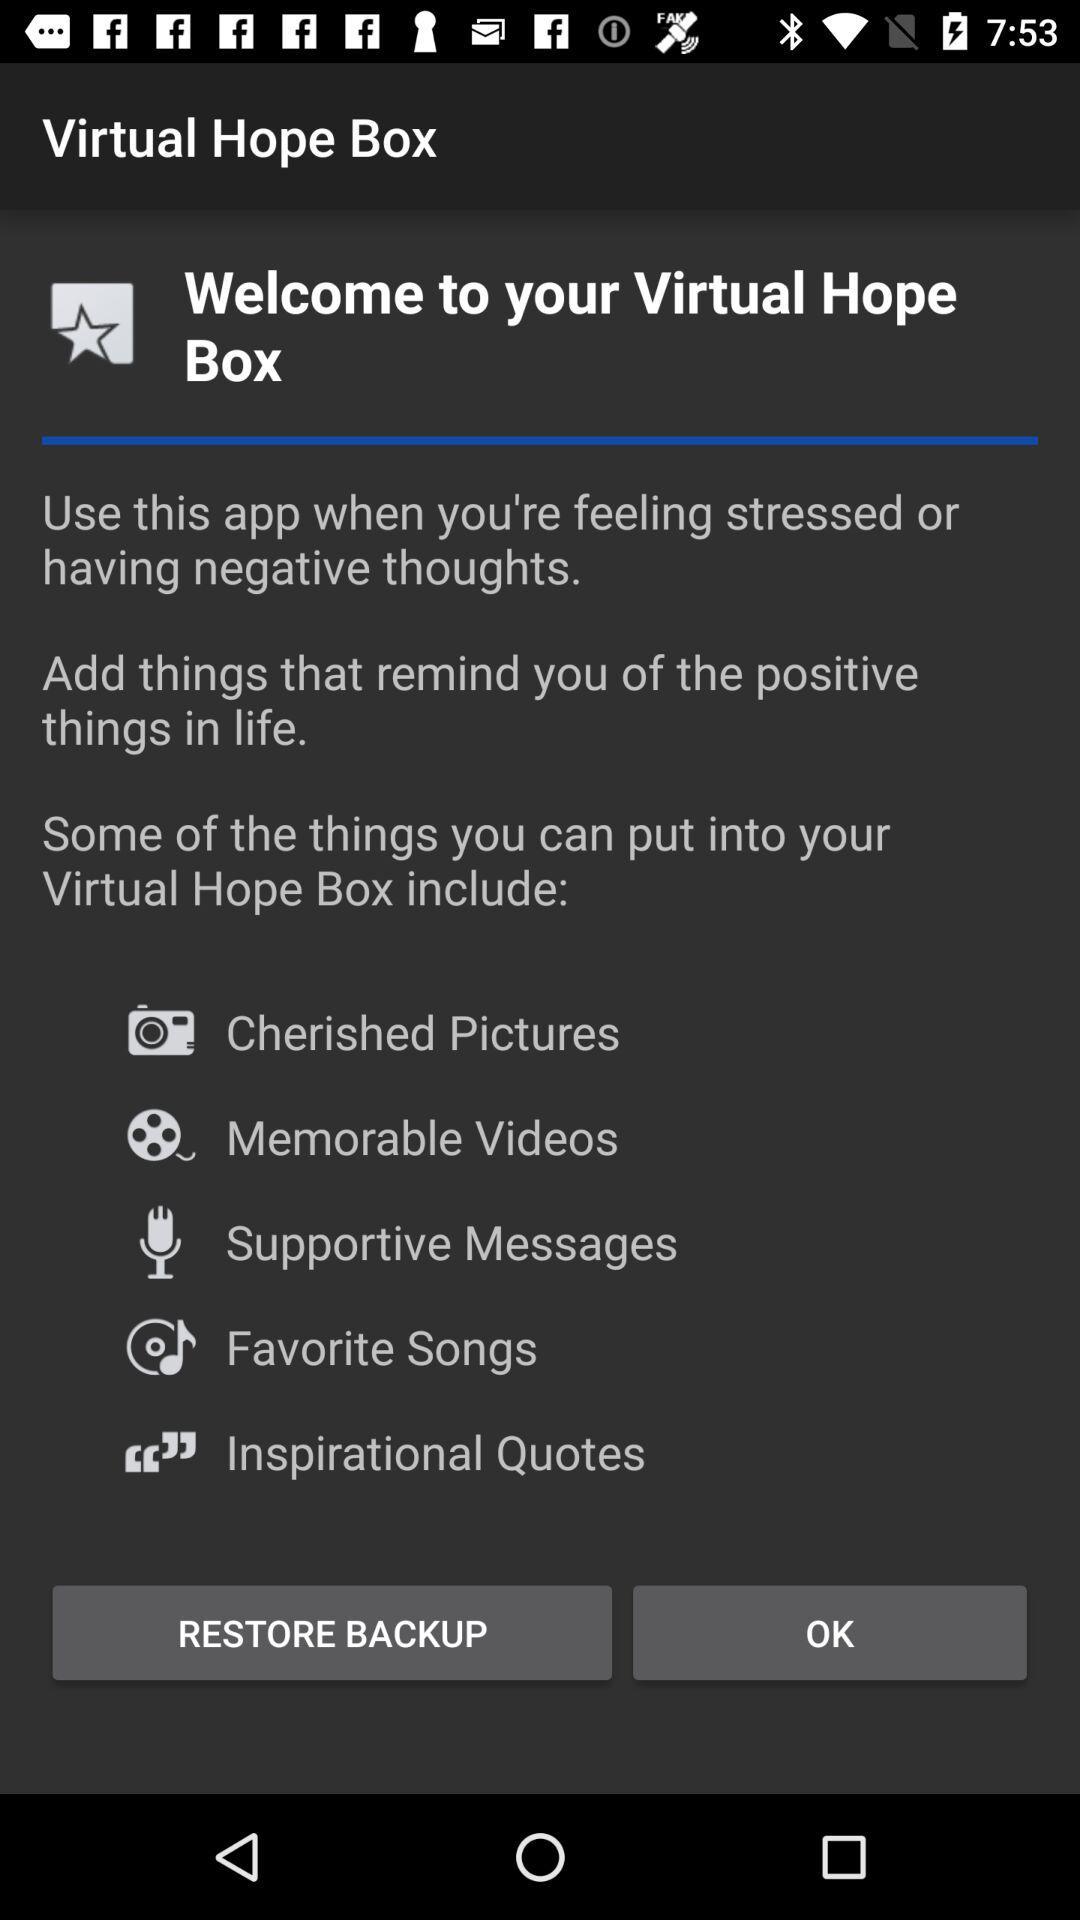  I want to click on the icon at the bottom right corner, so click(829, 1632).